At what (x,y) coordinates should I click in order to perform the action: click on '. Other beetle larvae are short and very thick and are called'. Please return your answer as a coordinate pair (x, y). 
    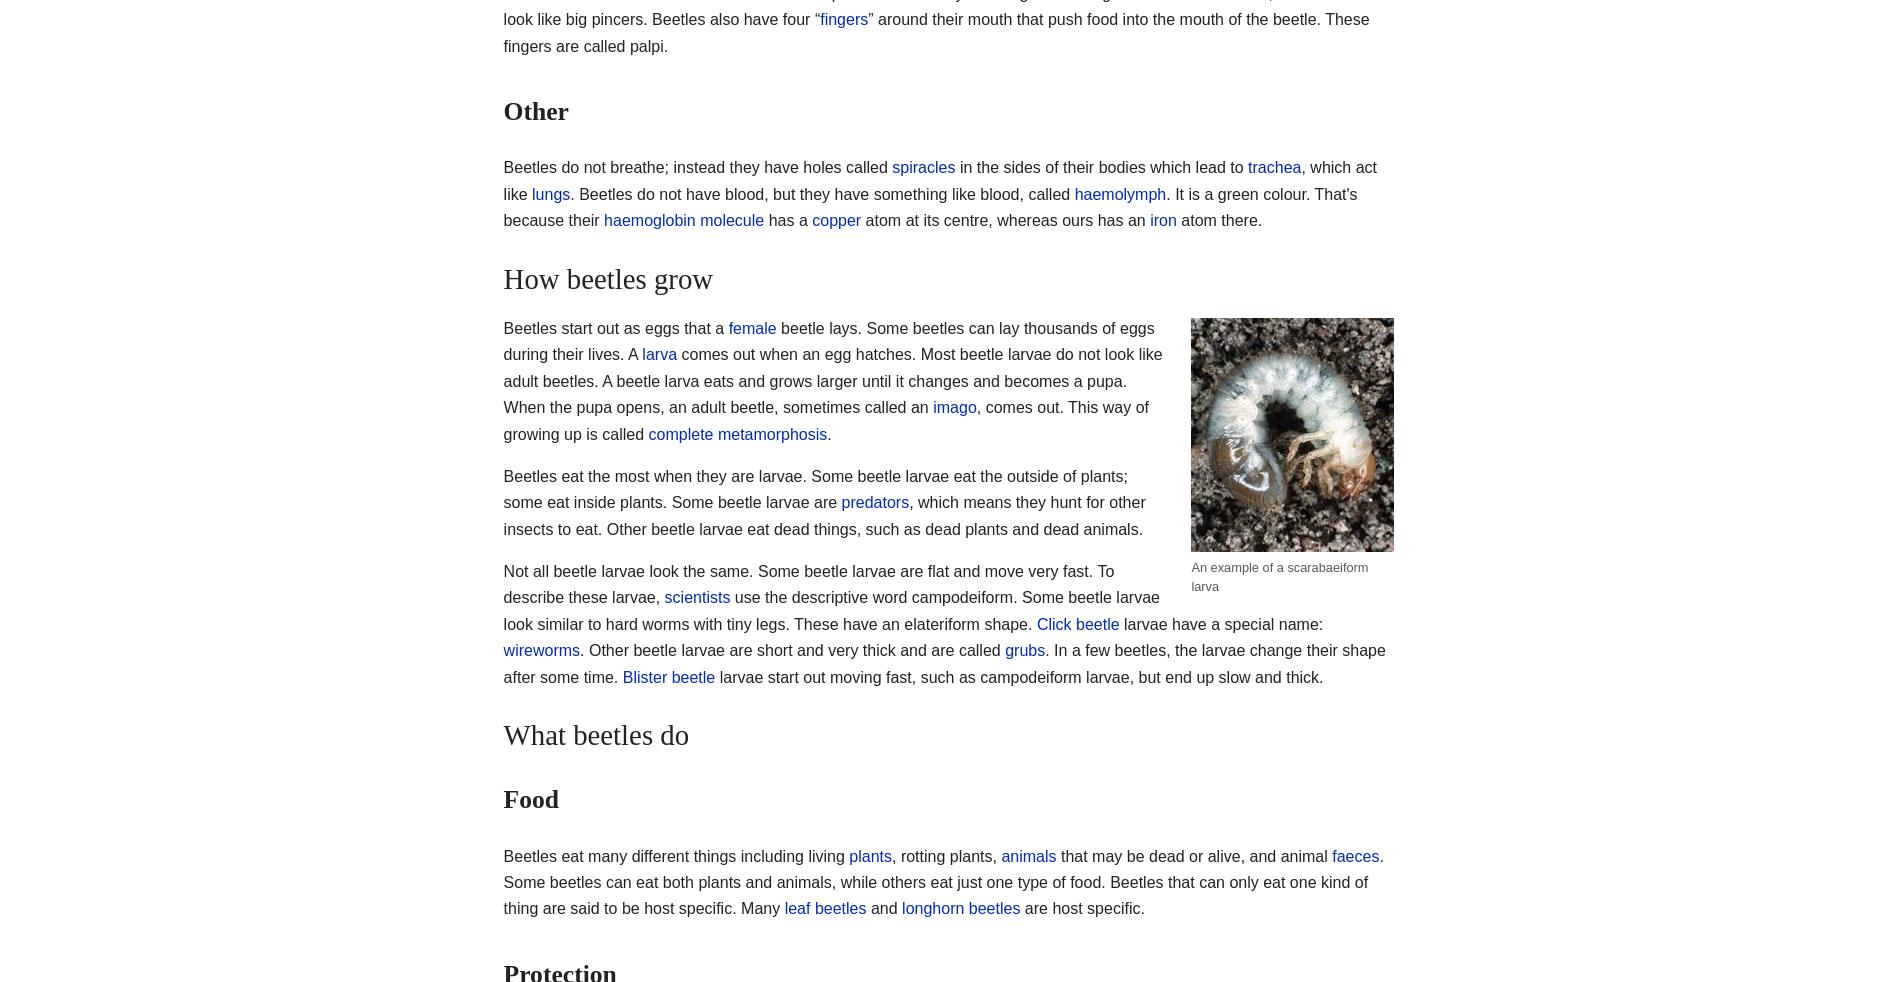
    Looking at the image, I should click on (791, 649).